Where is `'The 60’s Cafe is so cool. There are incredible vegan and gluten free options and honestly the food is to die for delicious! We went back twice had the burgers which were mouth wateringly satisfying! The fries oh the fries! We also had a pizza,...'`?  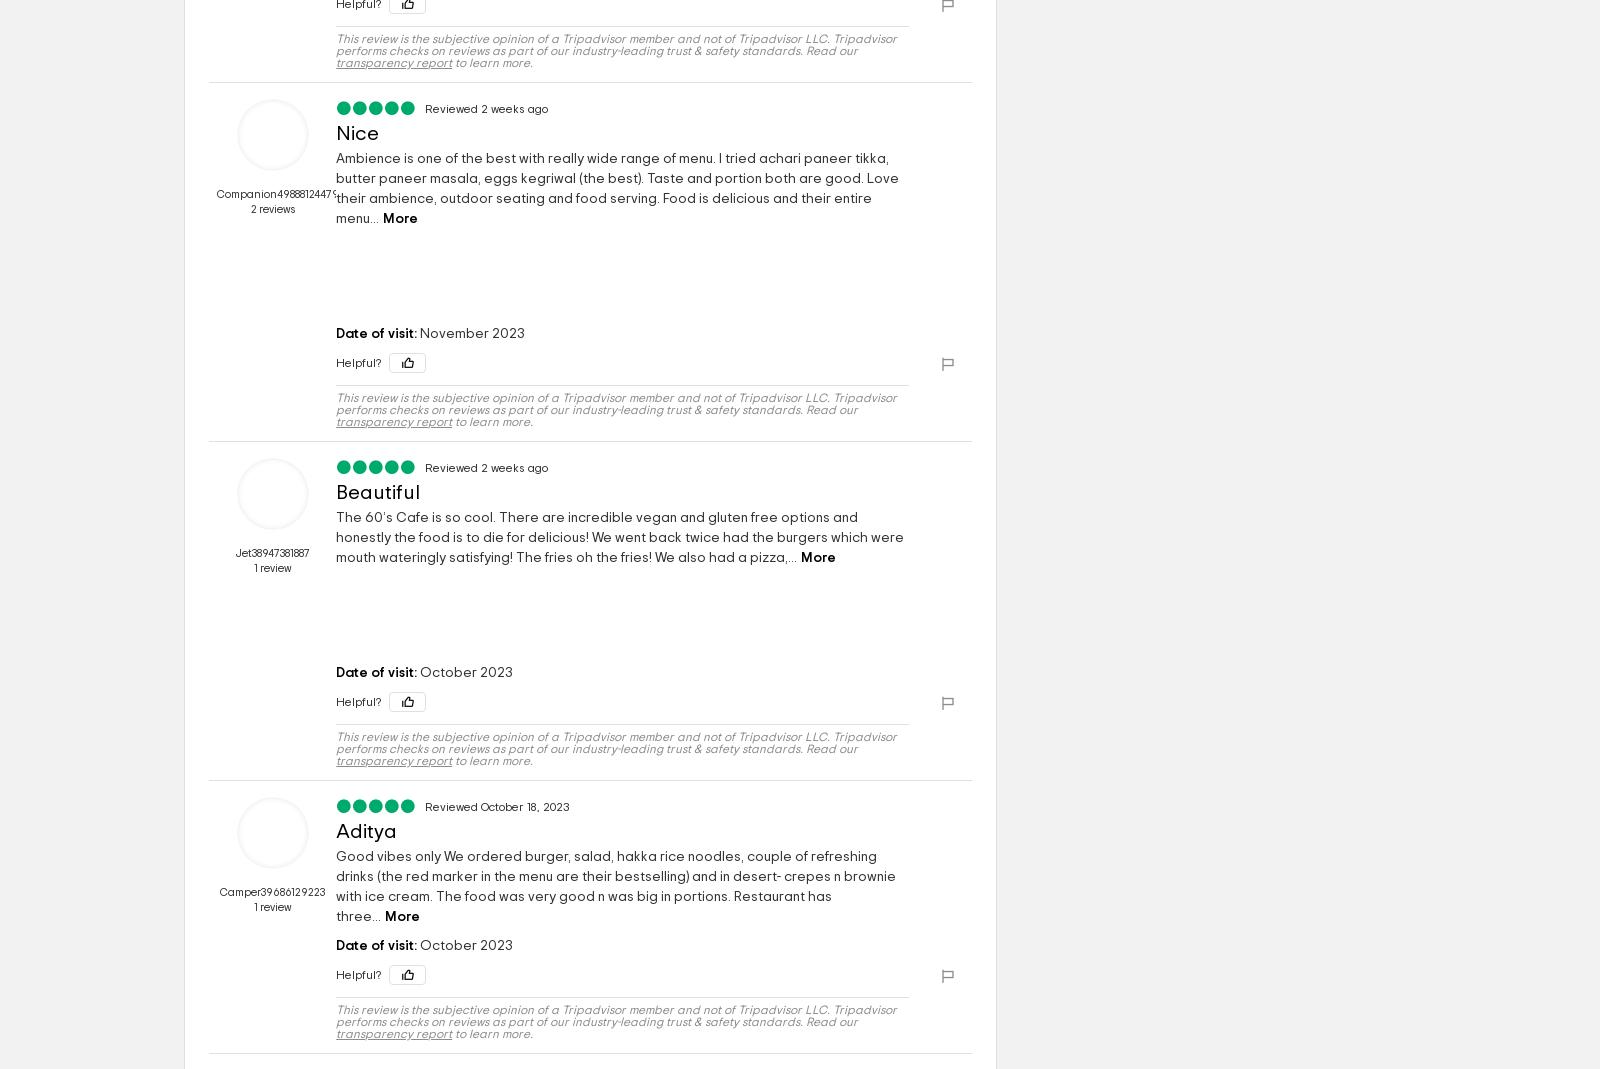
'The 60’s Cafe is so cool. There are incredible vegan and gluten free options and honestly the food is to die for delicious! We went back twice had the burgers which were mouth wateringly satisfying! The fries oh the fries! We also had a pizza,...' is located at coordinates (620, 538).